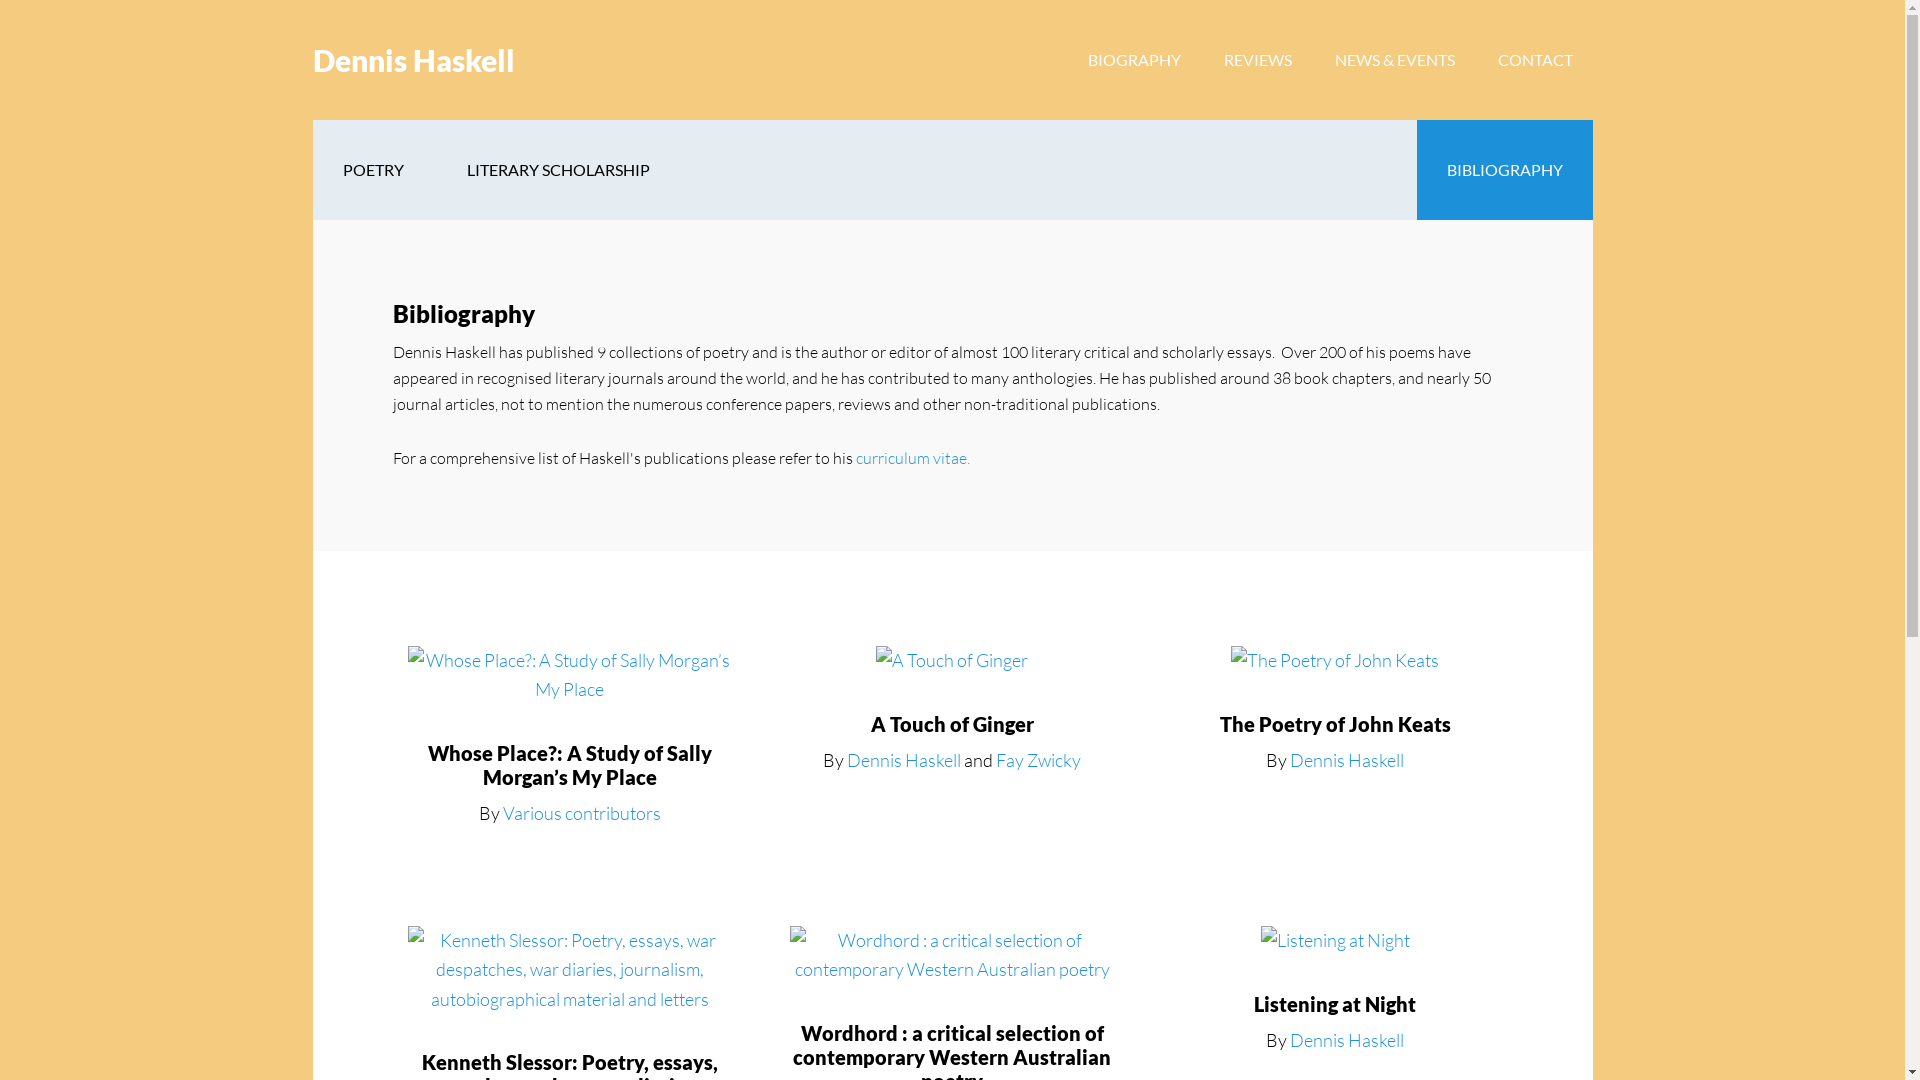 The height and width of the screenshot is (1080, 1920). I want to click on 'BIBLIOGRAPHY', so click(1503, 168).